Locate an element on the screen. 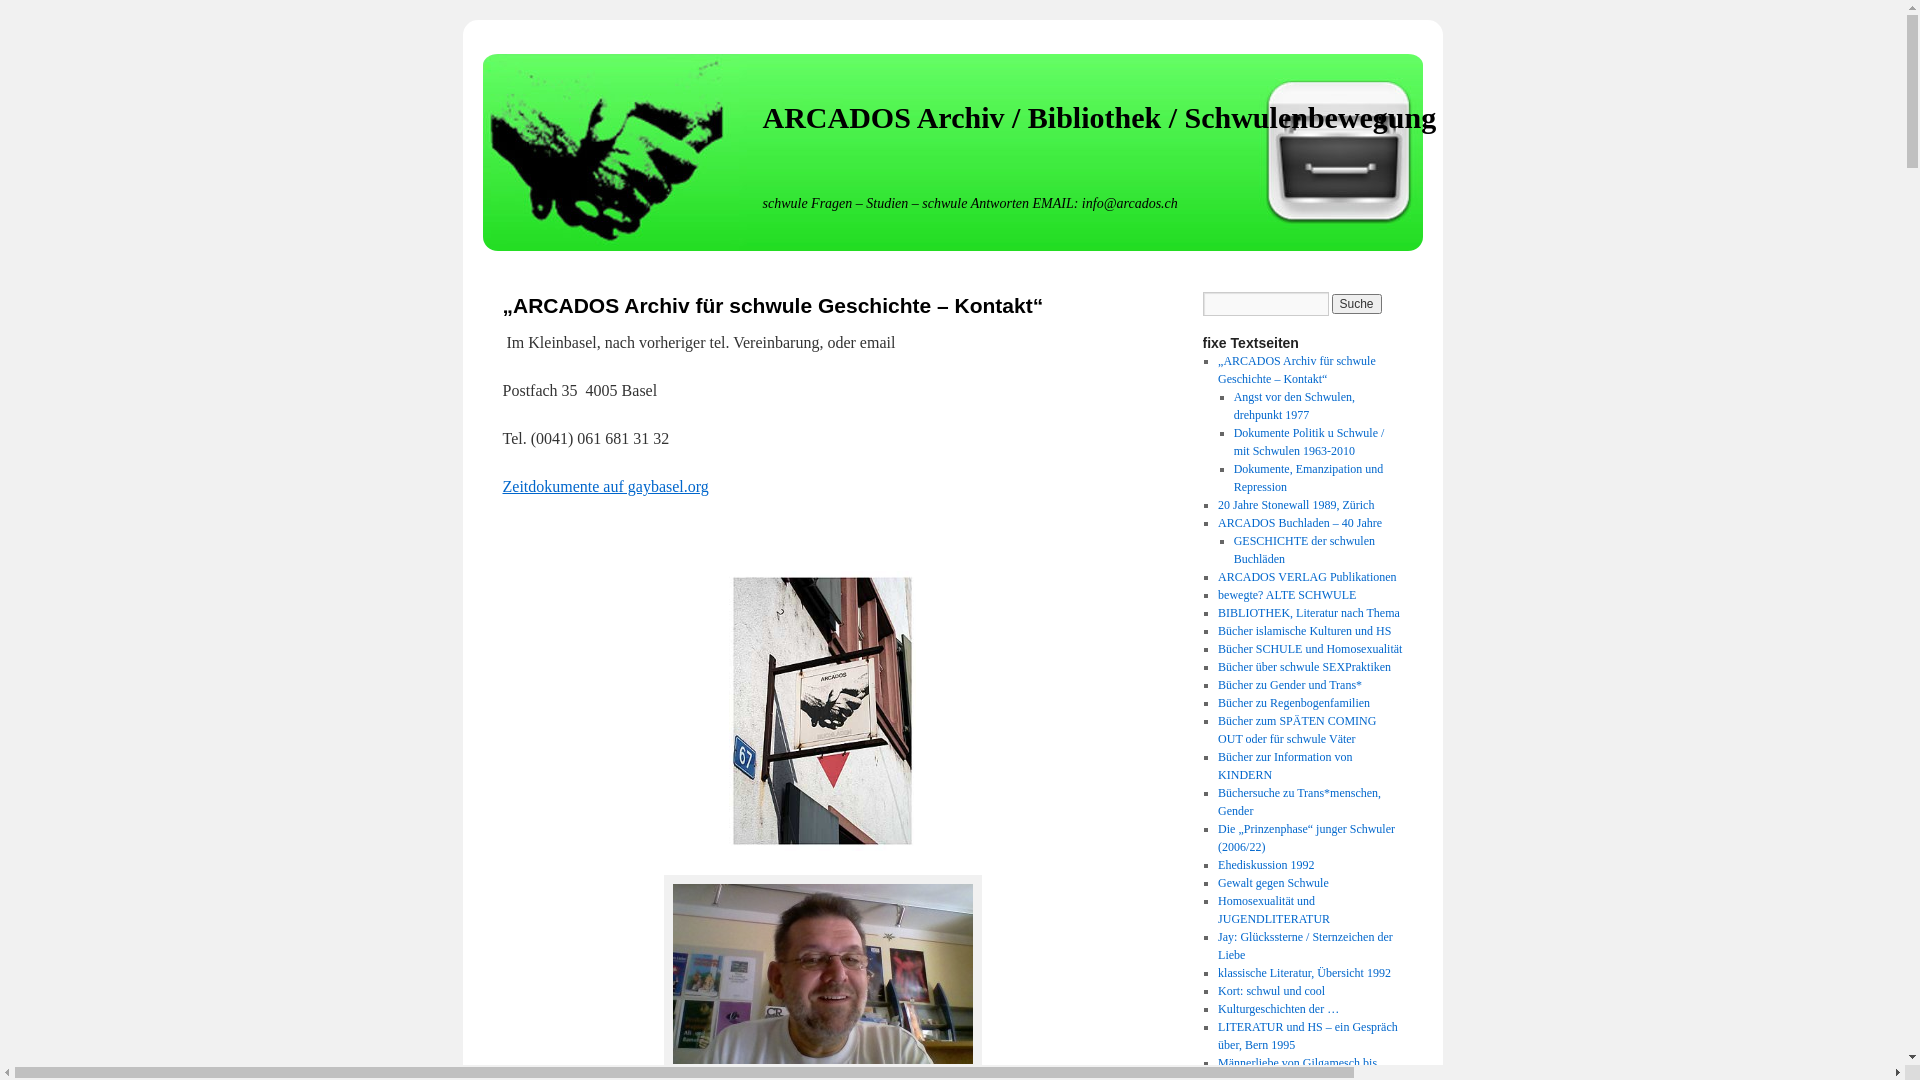 This screenshot has height=1080, width=1920. 'Angst vor den Schwulen, drehpunkt 1977' is located at coordinates (1294, 405).